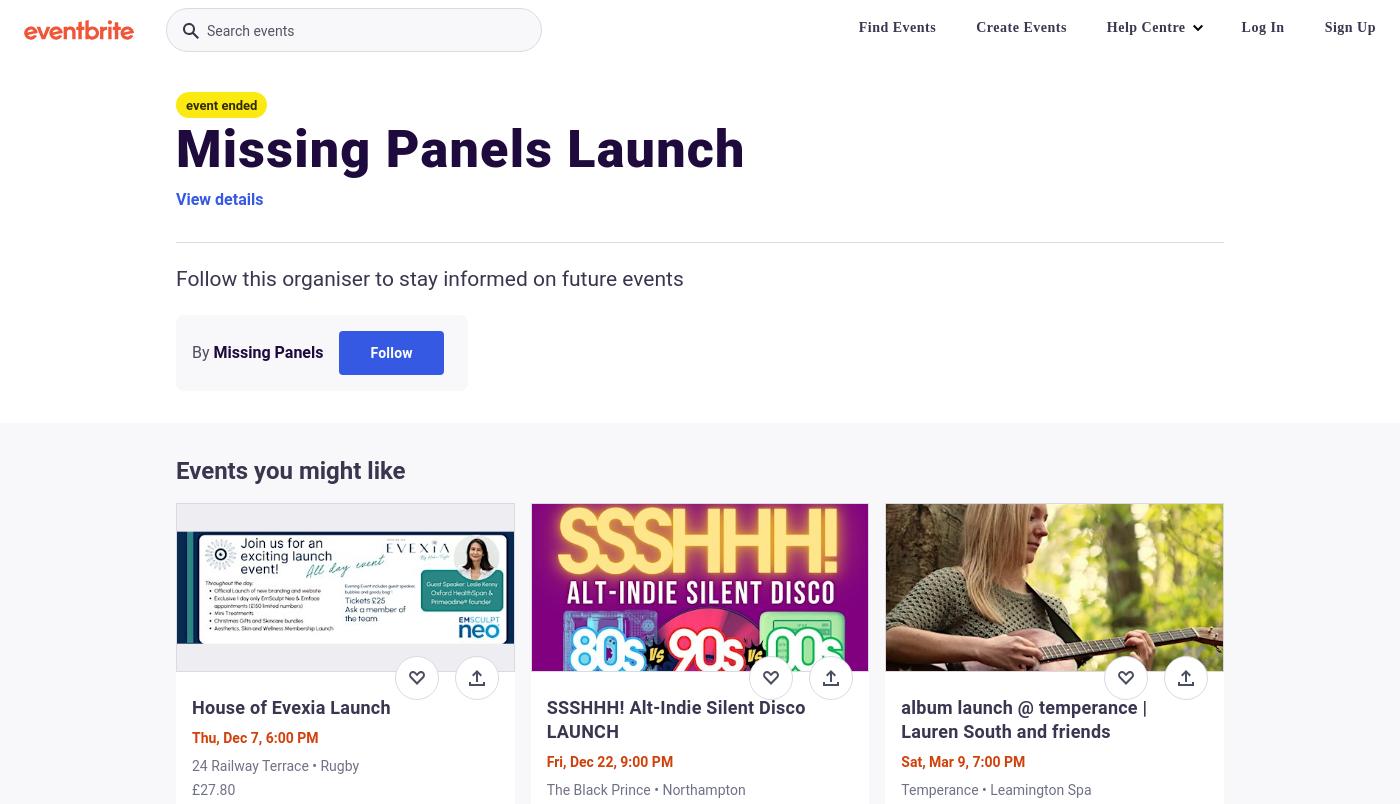  What do you see at coordinates (221, 105) in the screenshot?
I see `'Event ended'` at bounding box center [221, 105].